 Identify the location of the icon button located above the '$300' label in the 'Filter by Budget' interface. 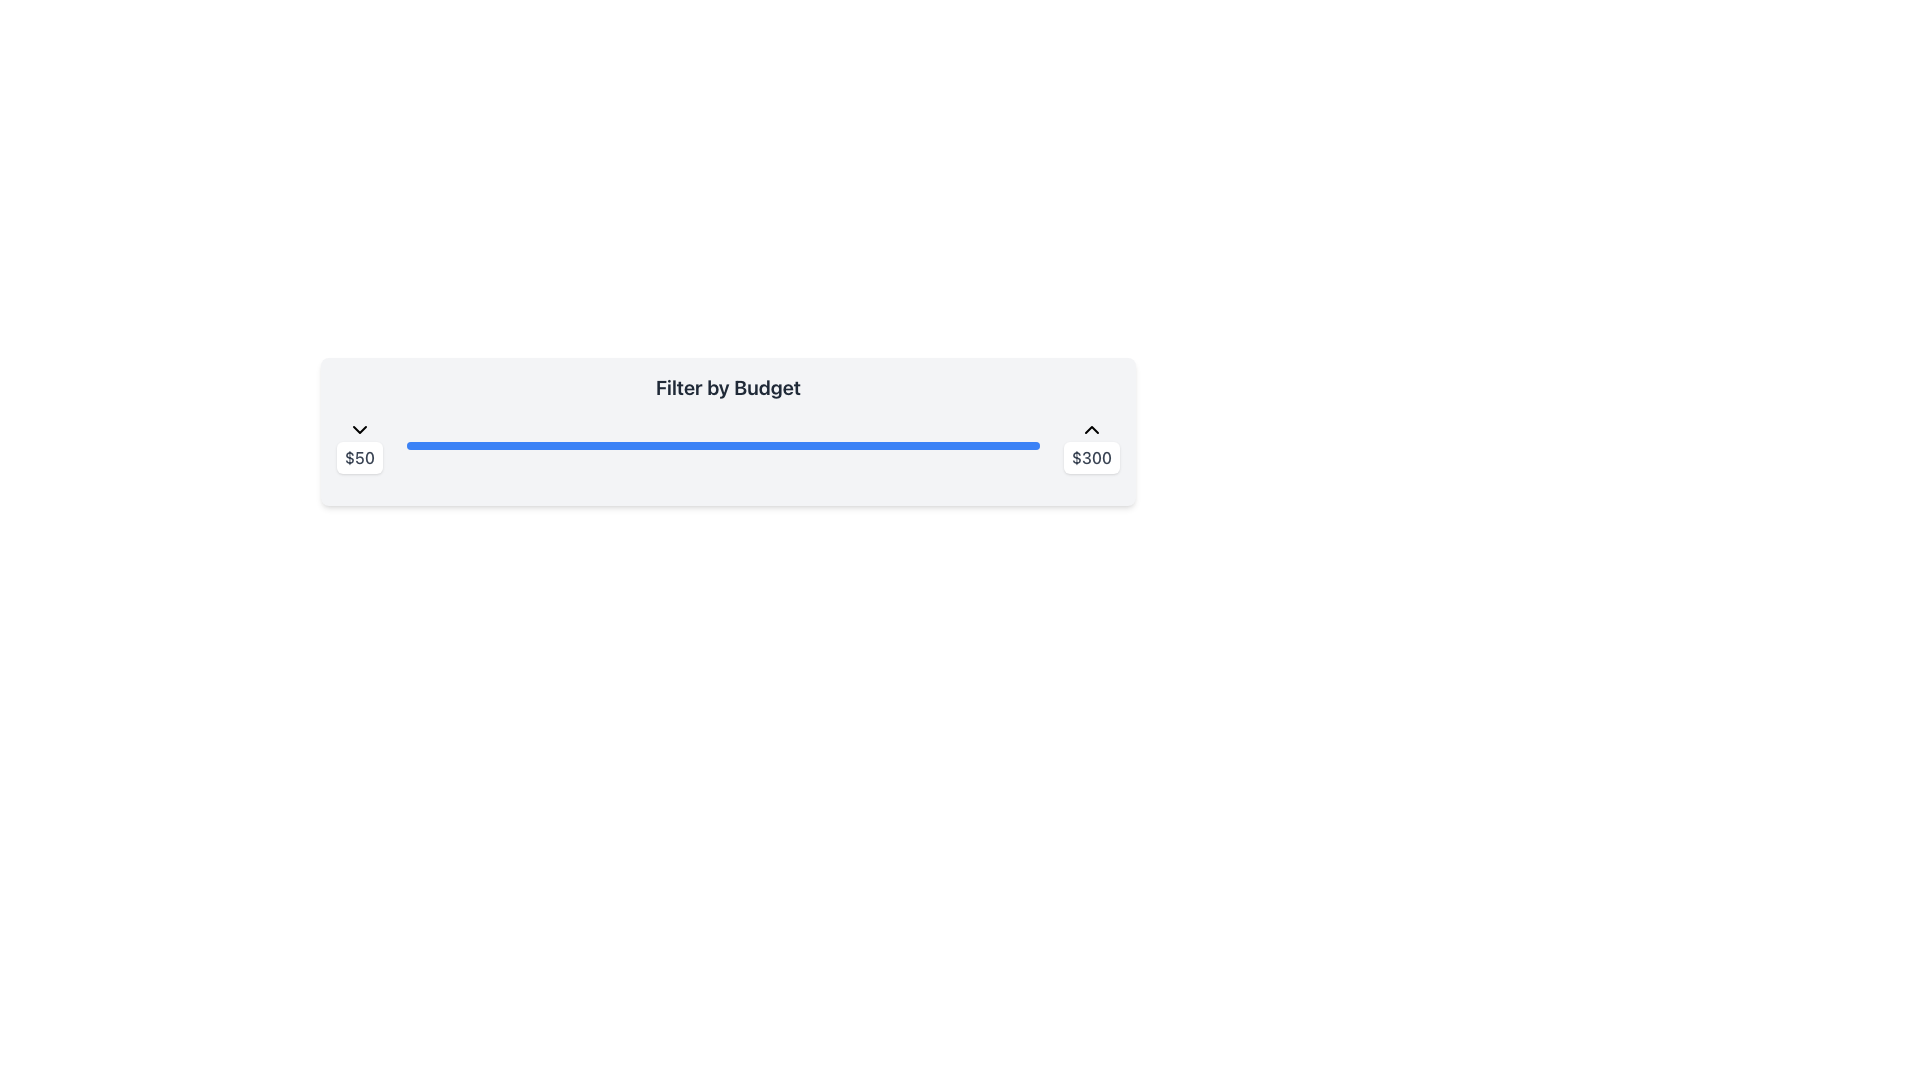
(1090, 428).